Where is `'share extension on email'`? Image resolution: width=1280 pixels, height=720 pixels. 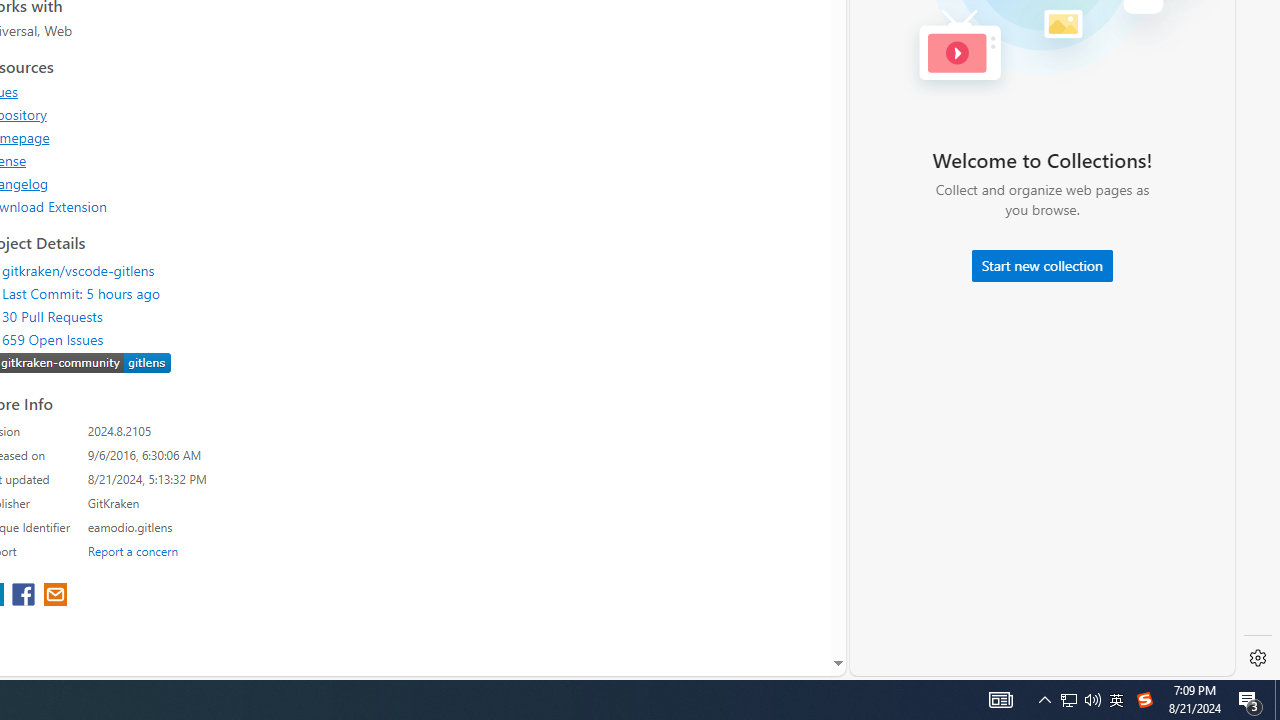 'share extension on email' is located at coordinates (55, 595).